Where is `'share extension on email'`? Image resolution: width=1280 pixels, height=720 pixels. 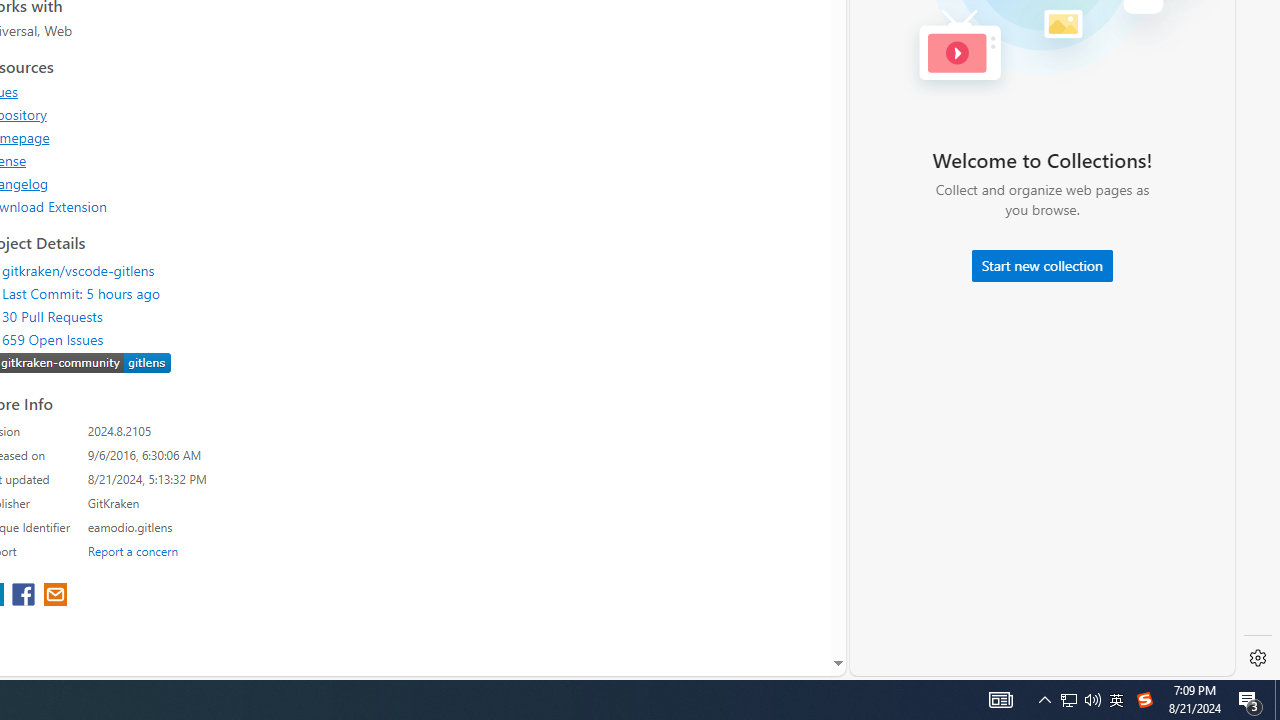 'share extension on email' is located at coordinates (55, 595).